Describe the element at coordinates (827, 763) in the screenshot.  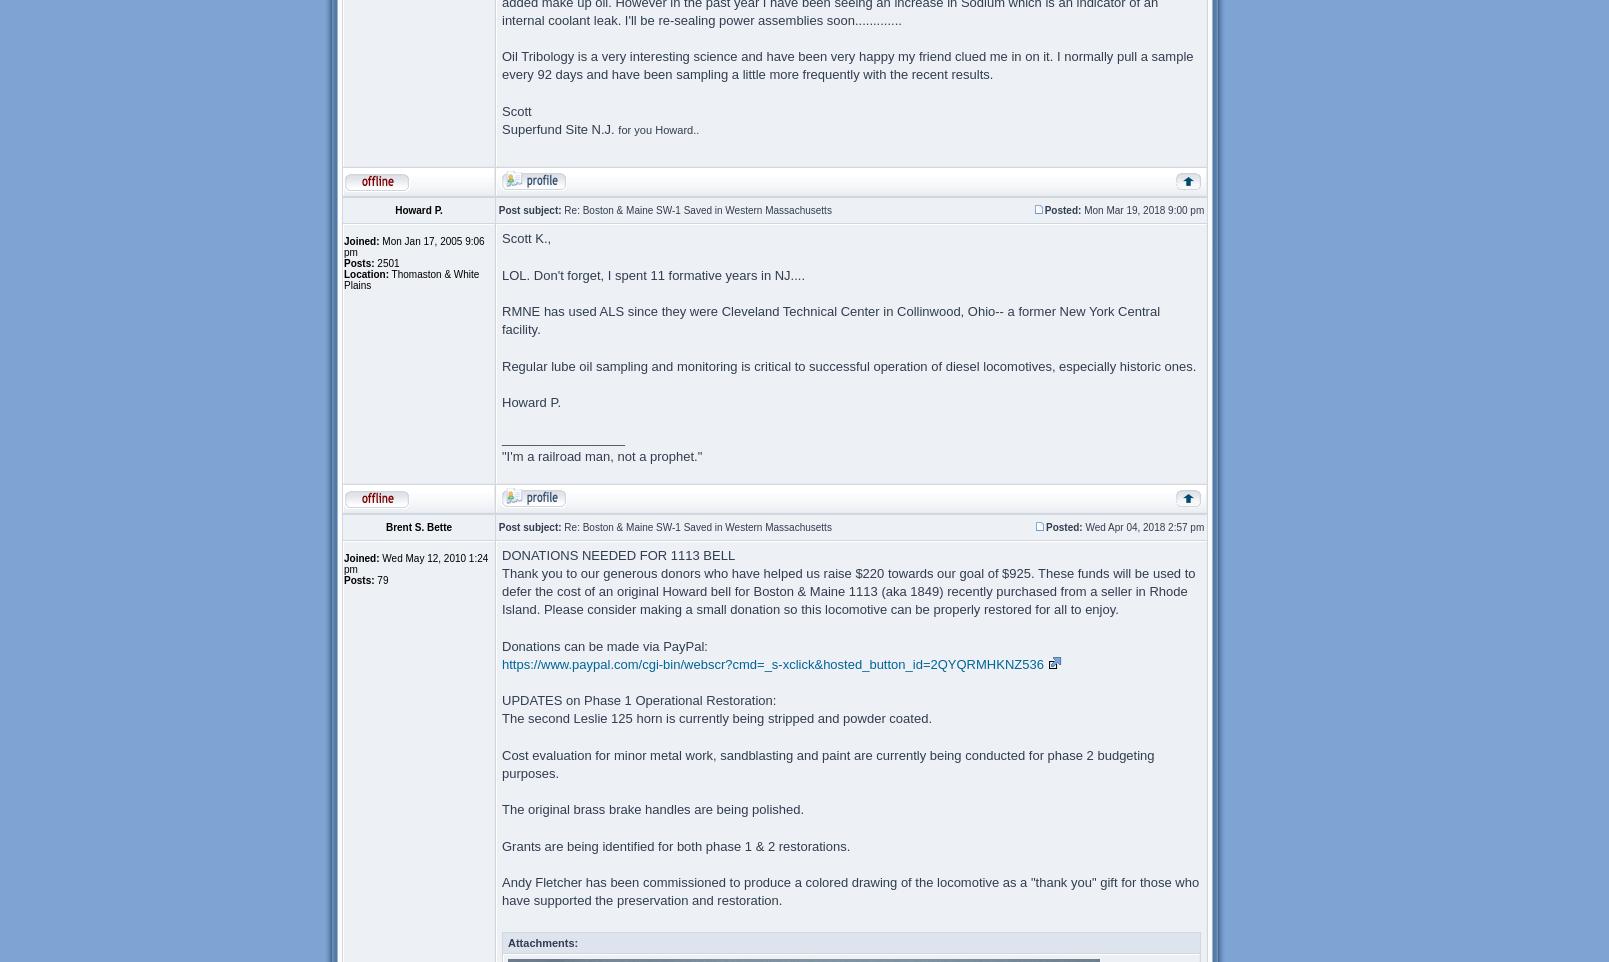
I see `'Cost evaluation for minor metal work, sandblasting and paint are currently being conducted for phase 2 budgeting purposes.'` at that location.